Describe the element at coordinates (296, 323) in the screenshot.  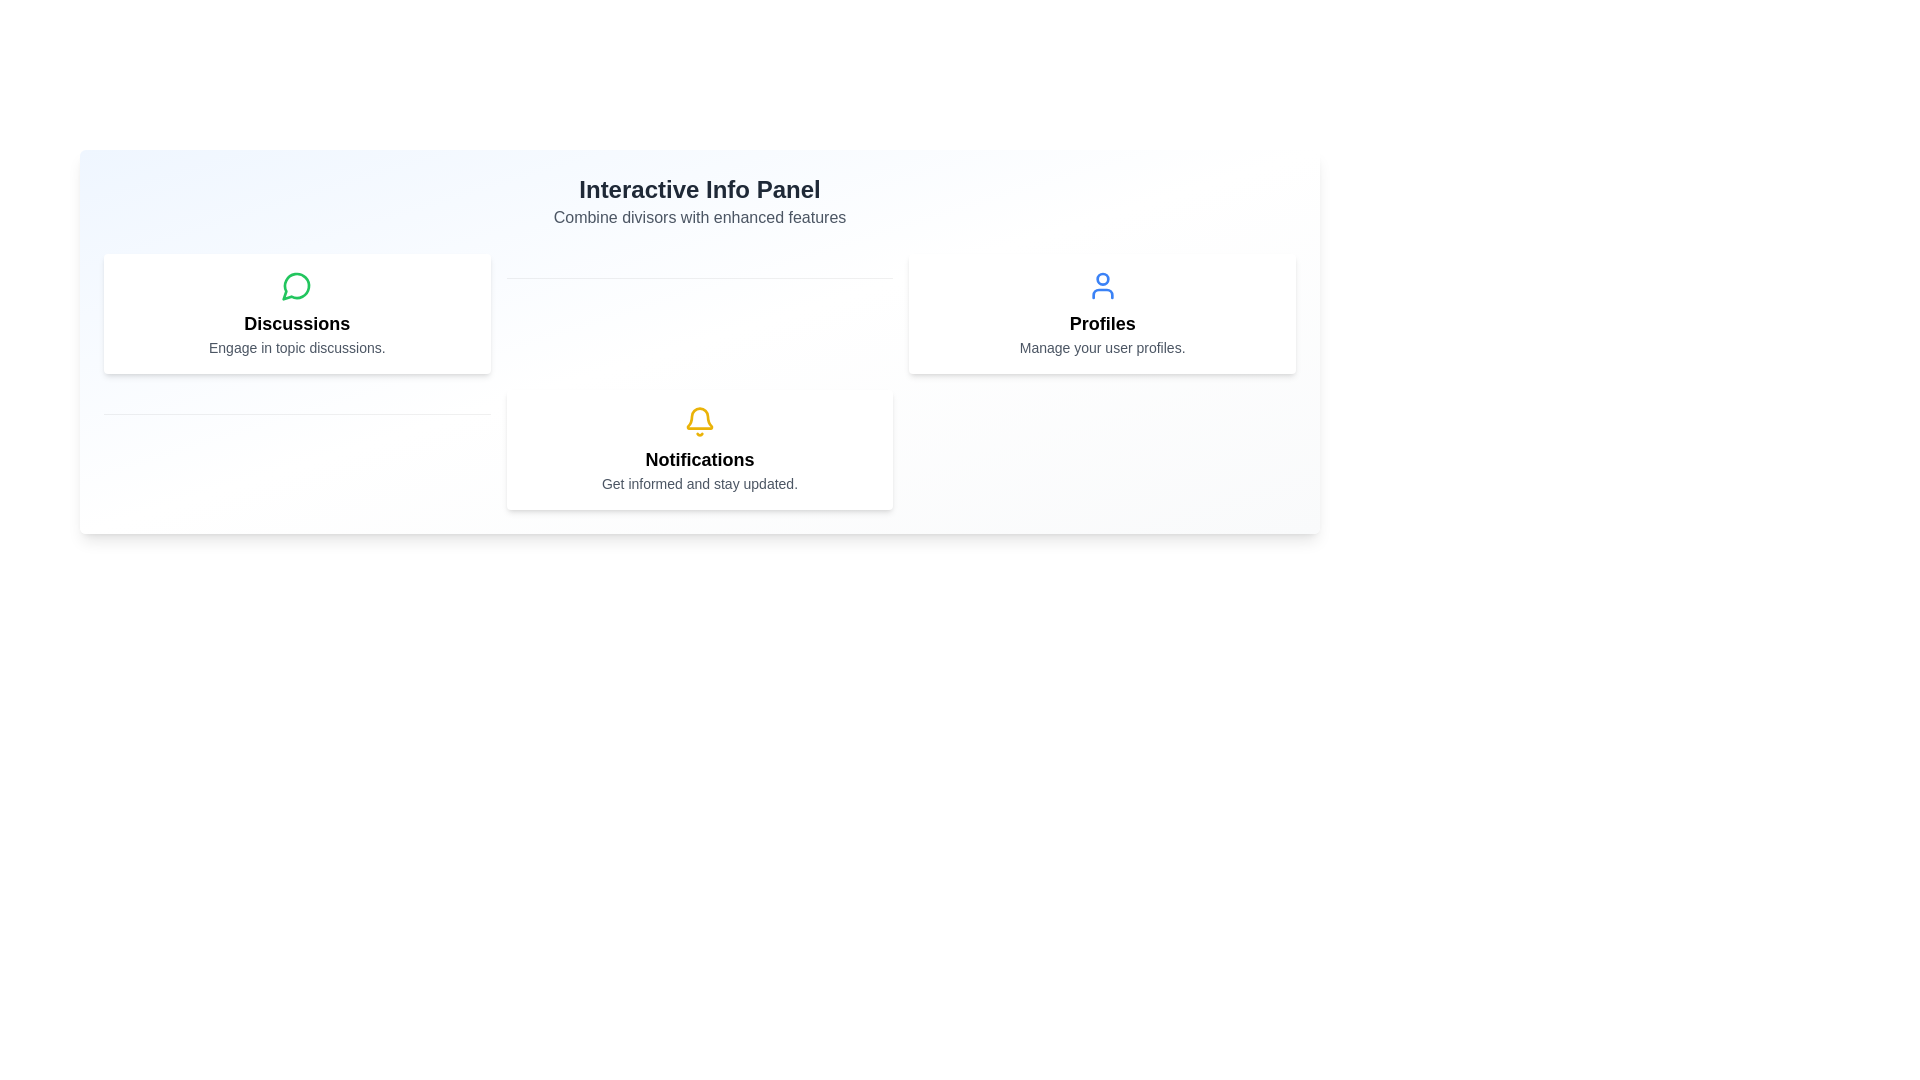
I see `the bolded text label reading 'Discussions' located within a white rectangular box near the top-left portion of the interface, beneath a message bubble icon and above the smaller text 'Engage in topic discussions.'` at that location.